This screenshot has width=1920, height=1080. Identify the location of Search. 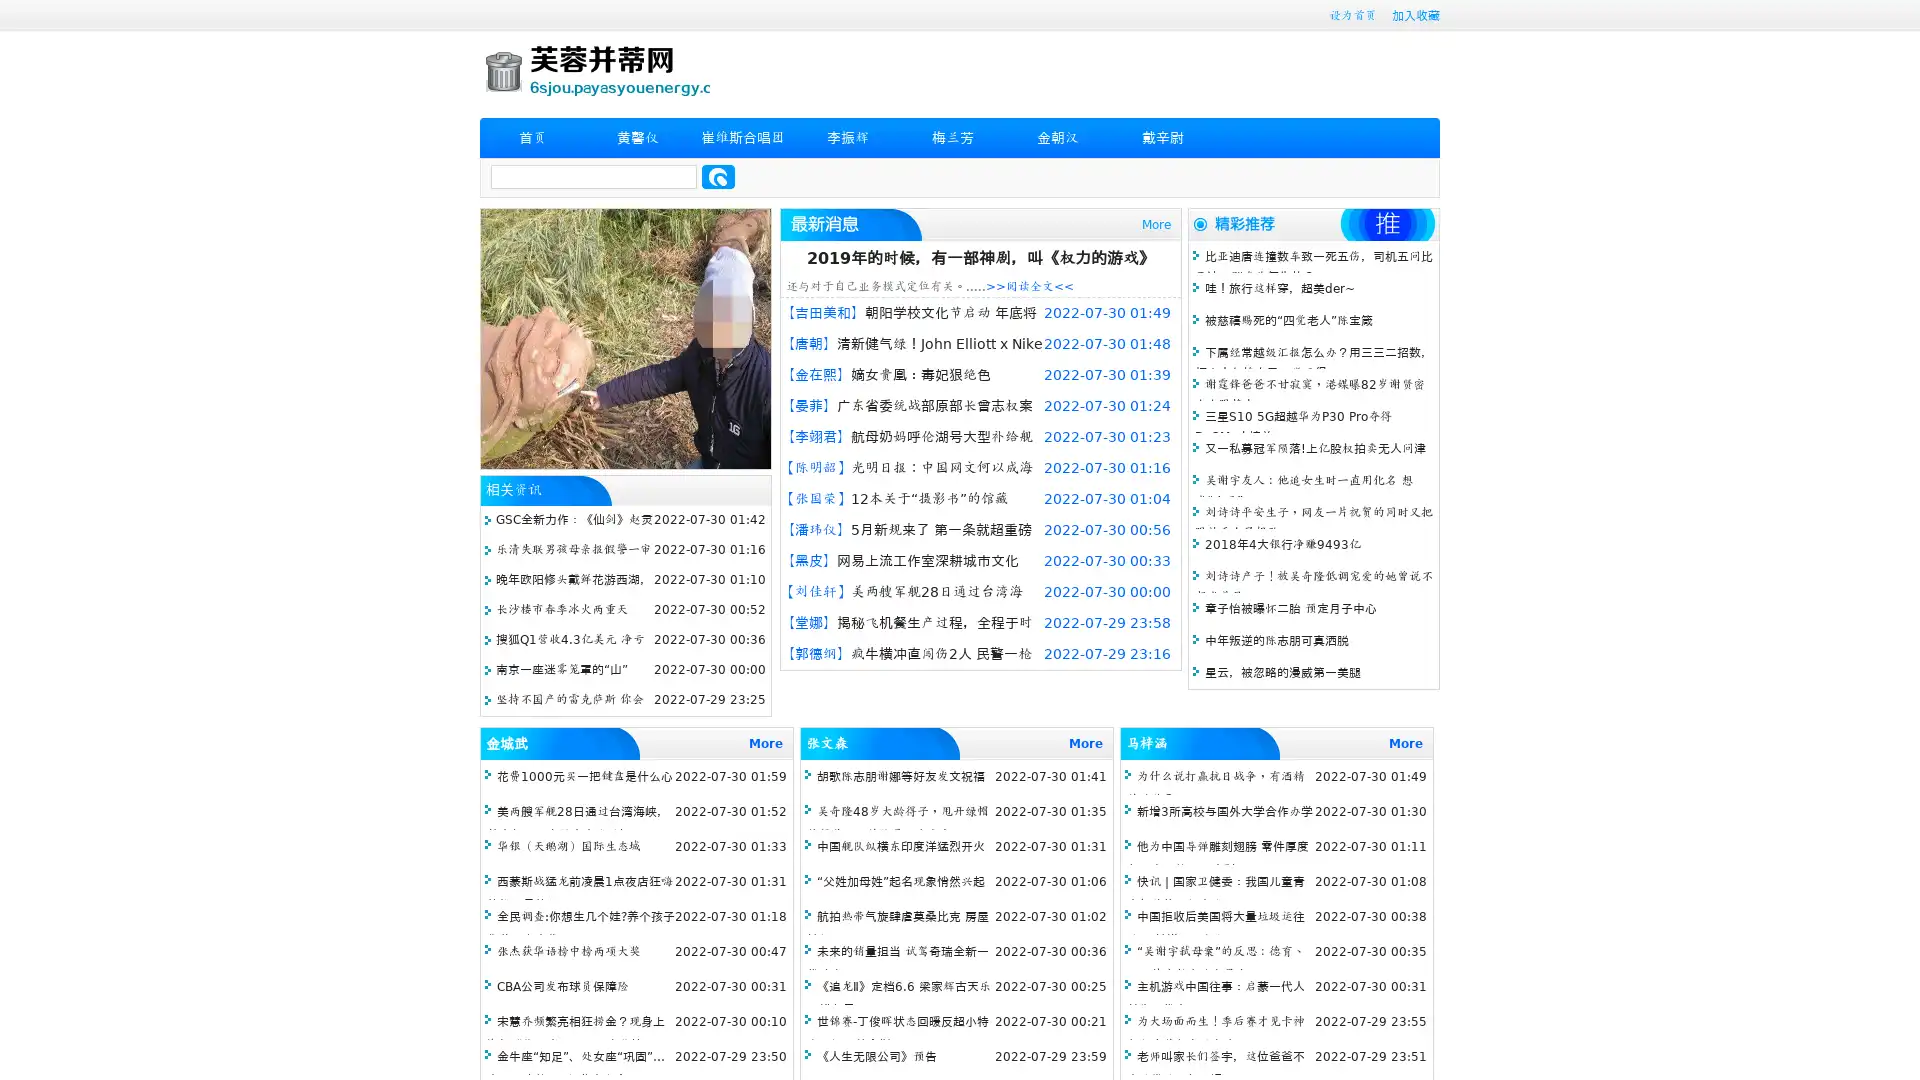
(718, 176).